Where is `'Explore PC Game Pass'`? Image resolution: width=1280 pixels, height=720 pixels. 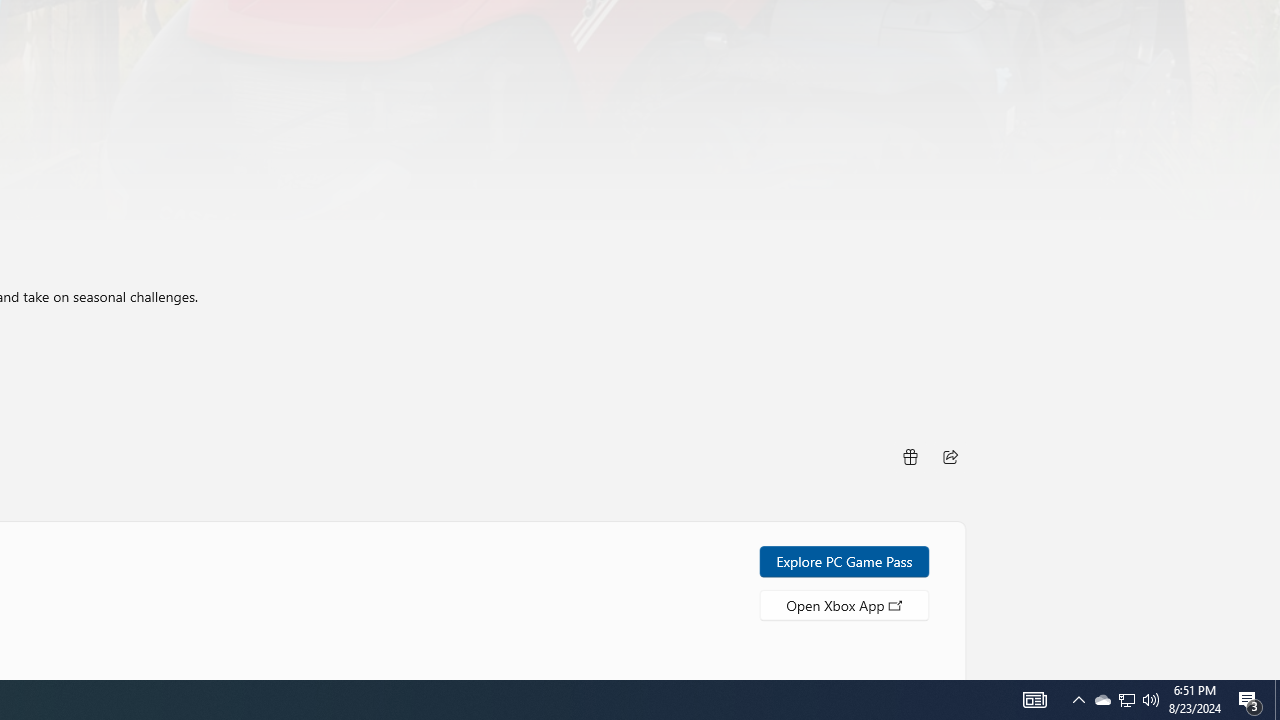
'Explore PC Game Pass' is located at coordinates (844, 561).